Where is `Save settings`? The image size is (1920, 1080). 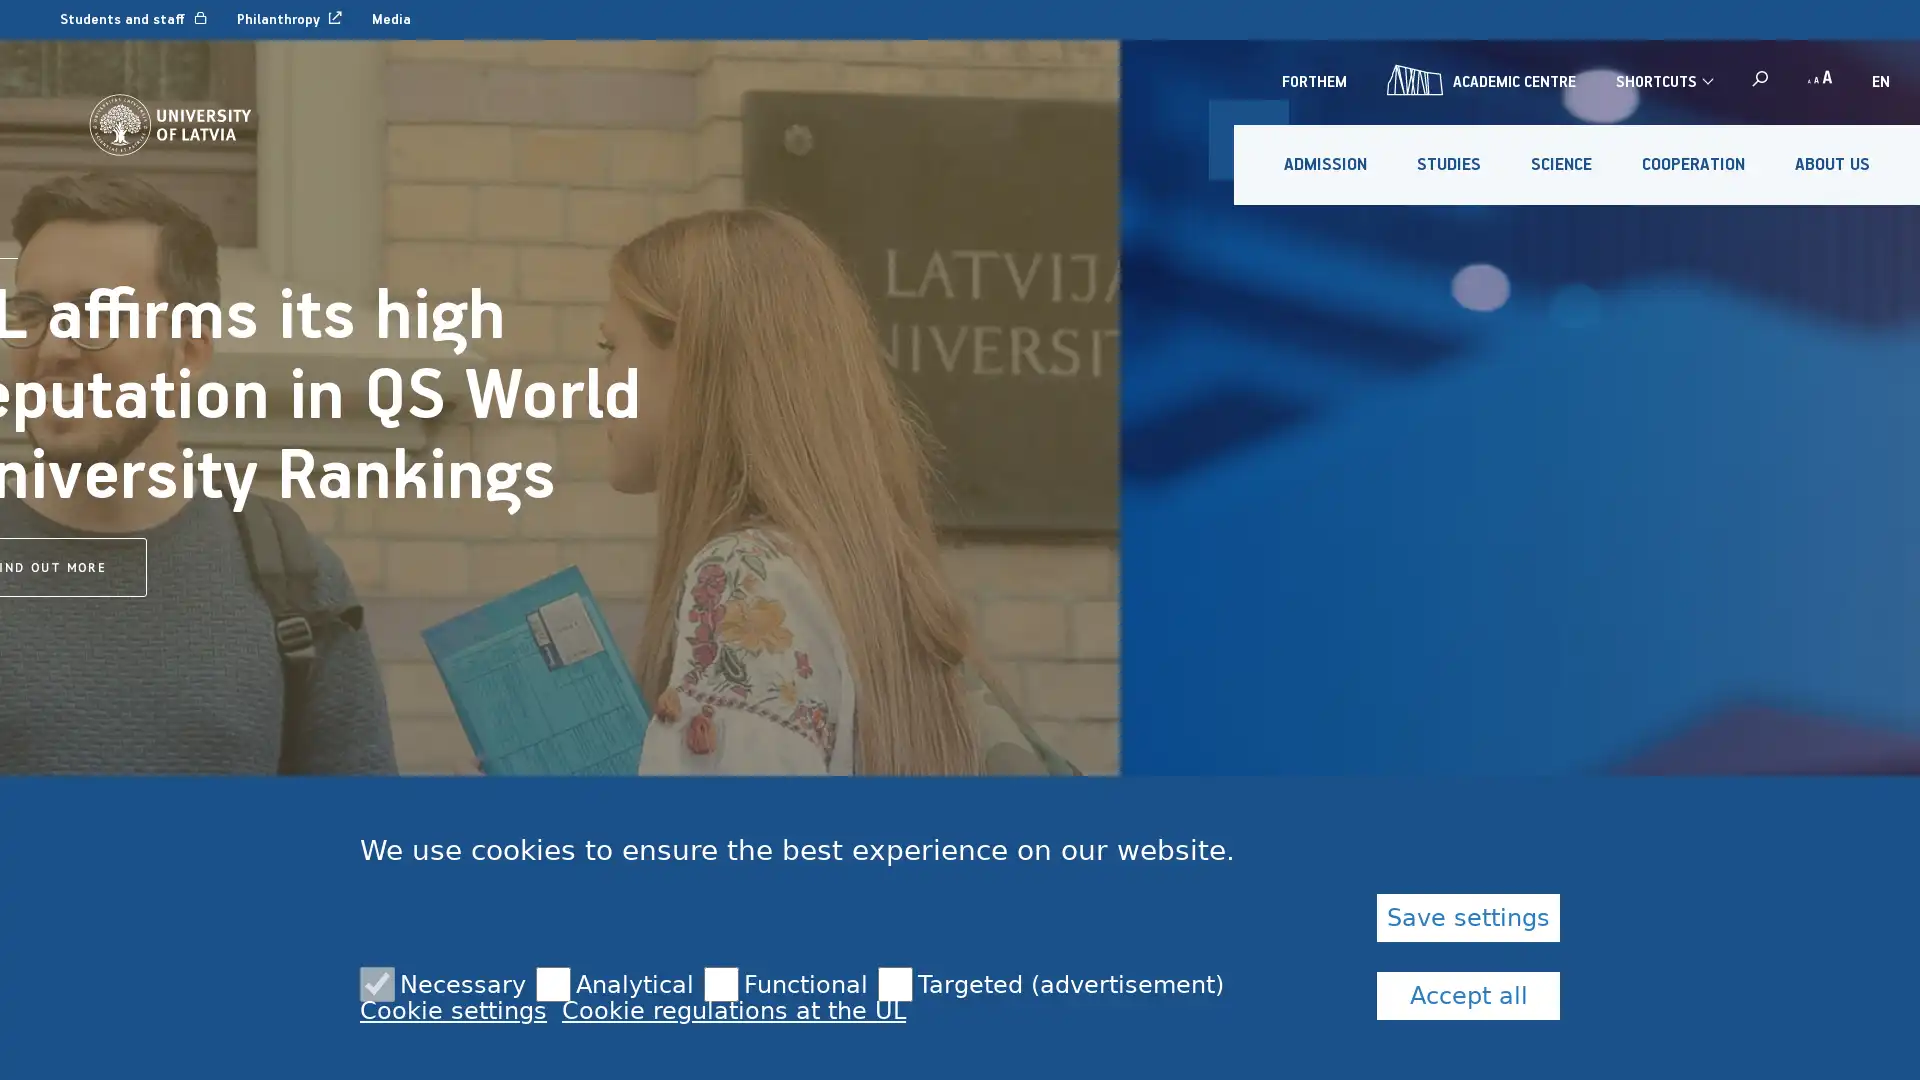
Save settings is located at coordinates (1468, 918).